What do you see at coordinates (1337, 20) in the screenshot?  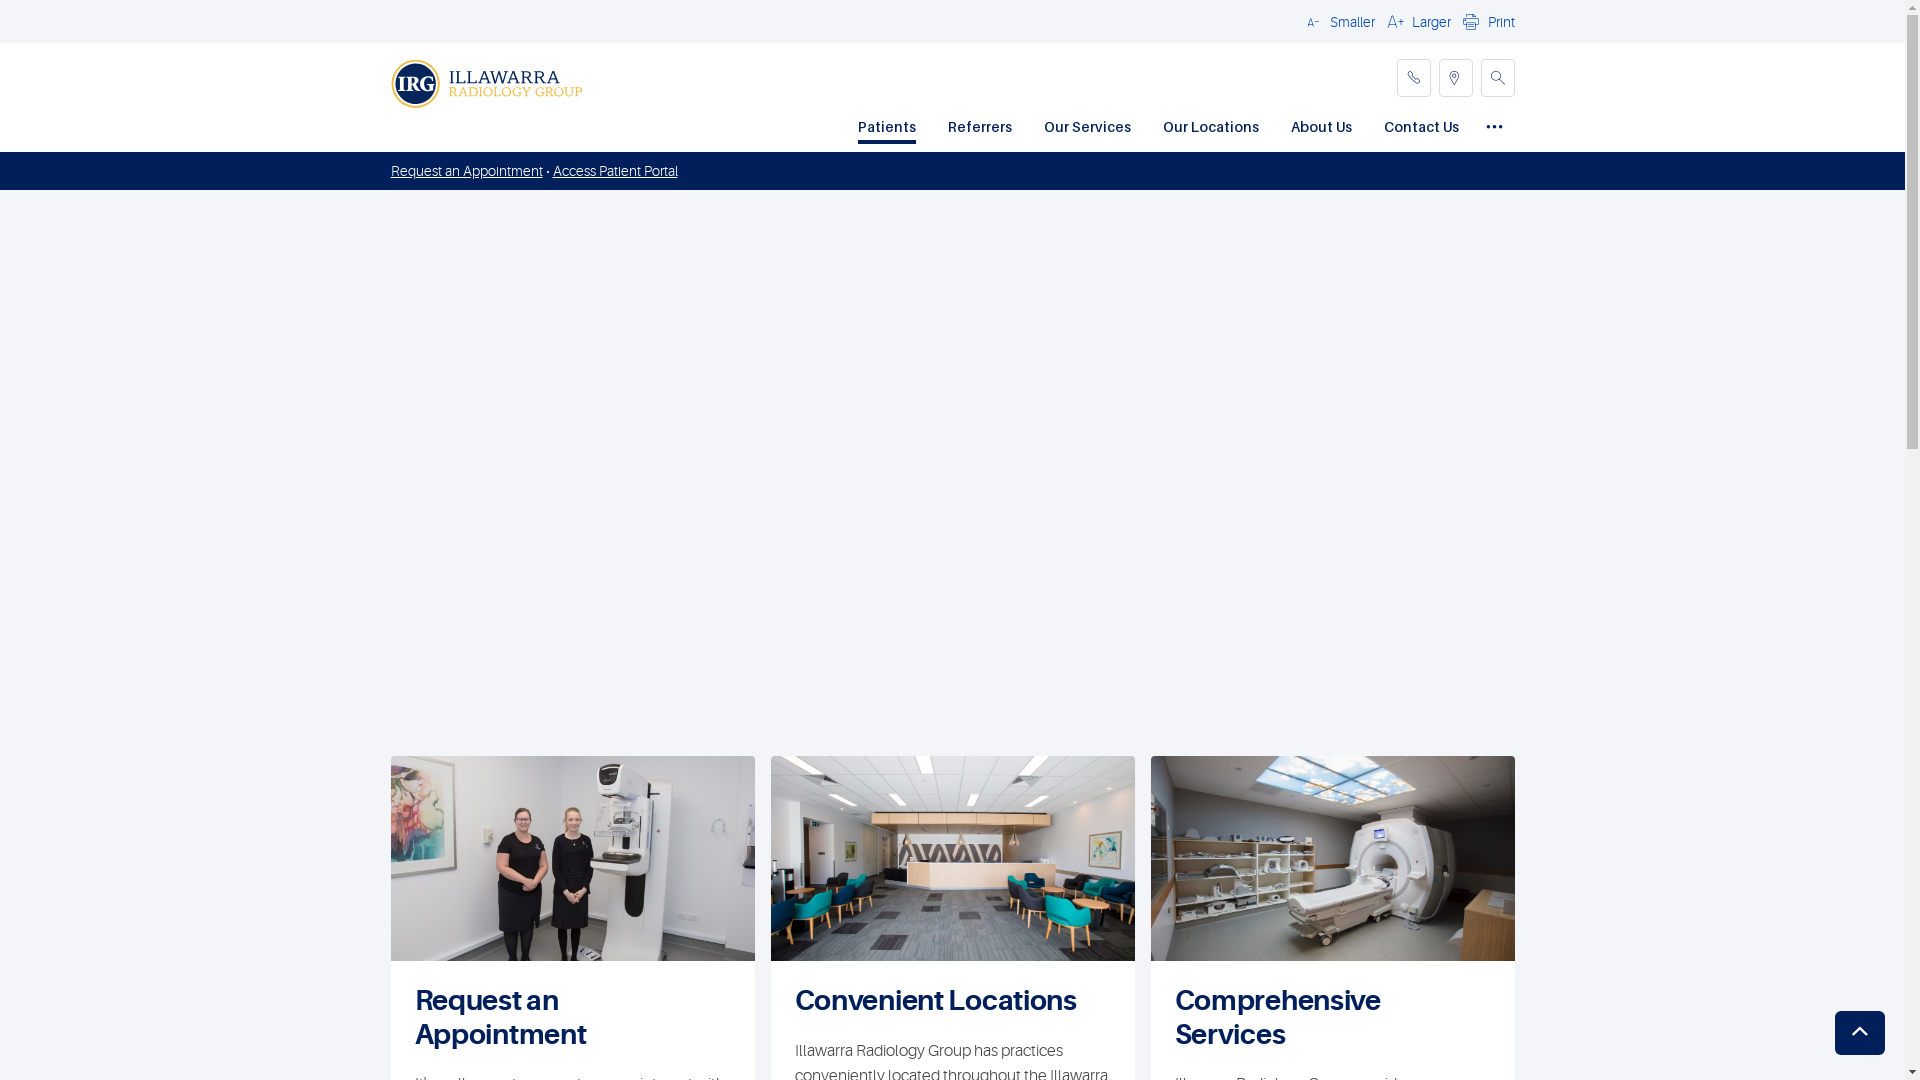 I see `'Smaller'` at bounding box center [1337, 20].